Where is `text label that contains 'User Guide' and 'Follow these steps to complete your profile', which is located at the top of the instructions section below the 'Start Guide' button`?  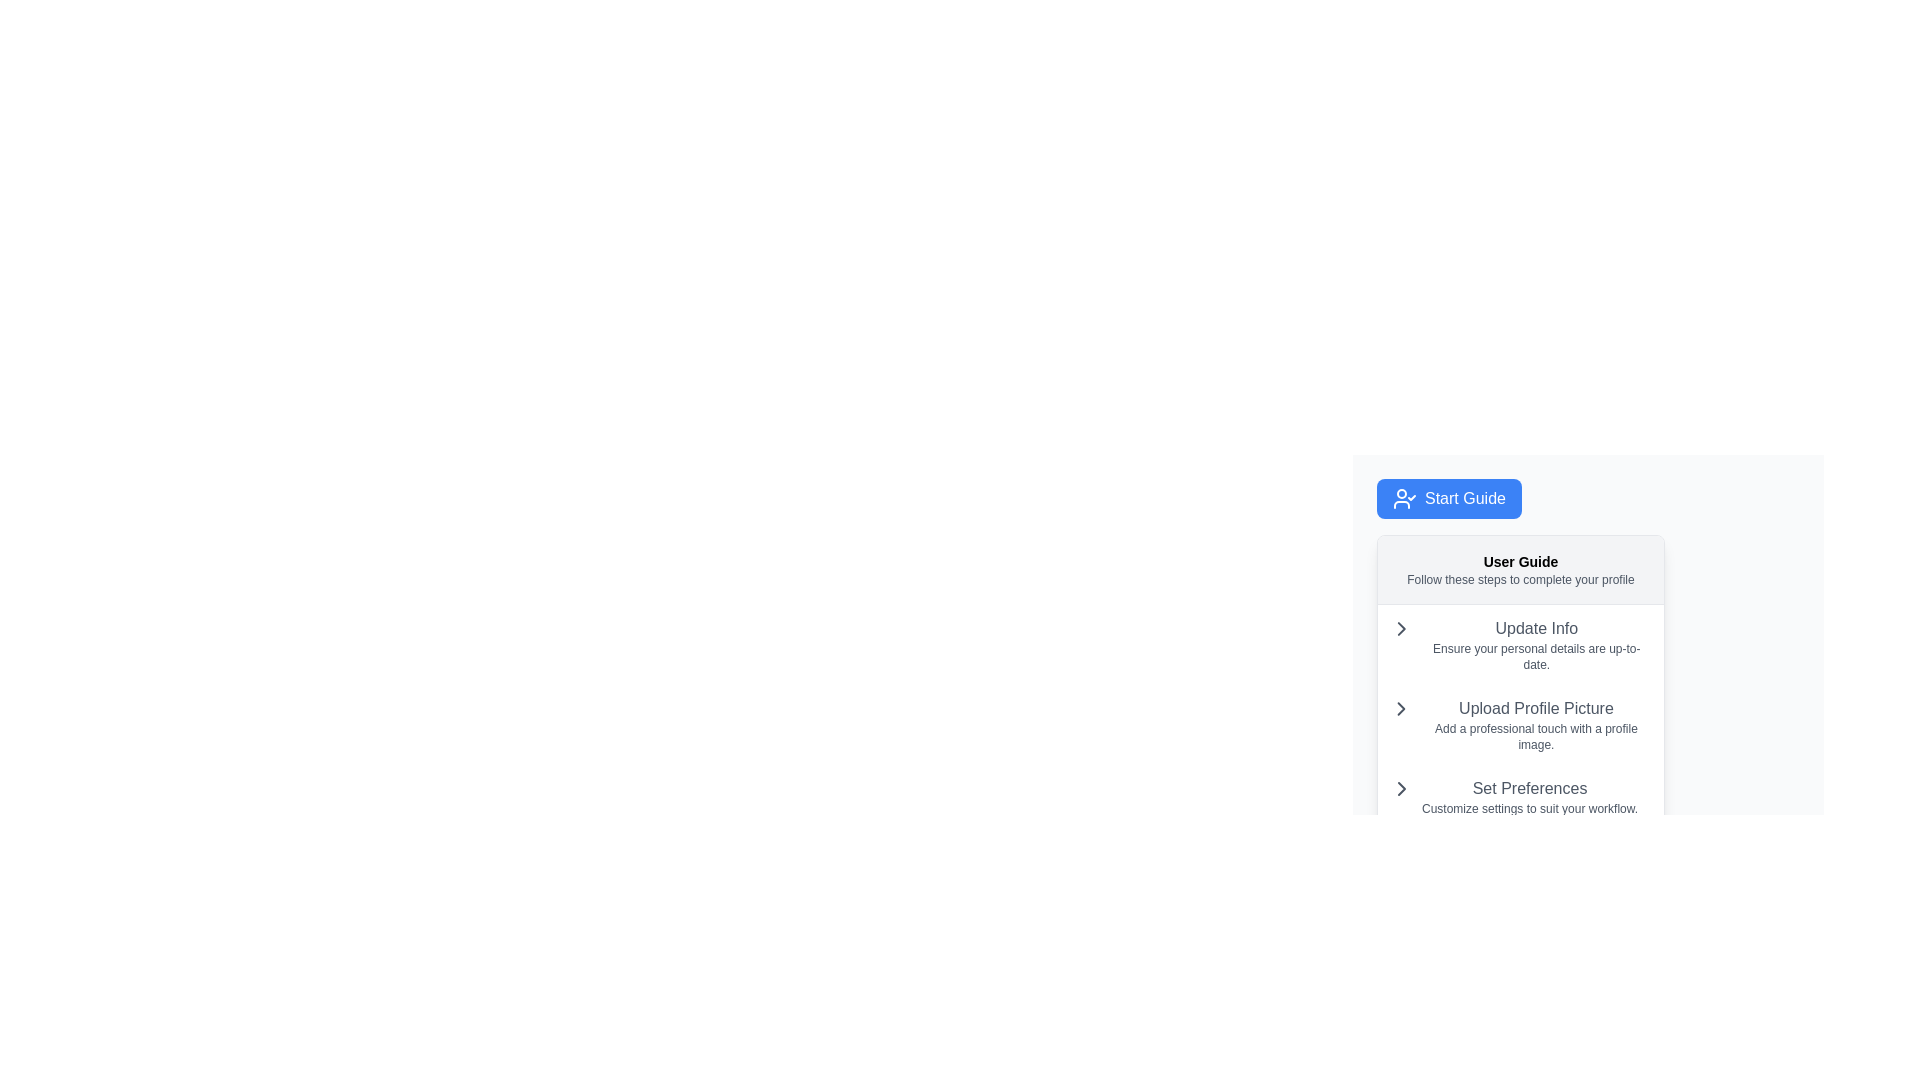 text label that contains 'User Guide' and 'Follow these steps to complete your profile', which is located at the top of the instructions section below the 'Start Guide' button is located at coordinates (1520, 570).